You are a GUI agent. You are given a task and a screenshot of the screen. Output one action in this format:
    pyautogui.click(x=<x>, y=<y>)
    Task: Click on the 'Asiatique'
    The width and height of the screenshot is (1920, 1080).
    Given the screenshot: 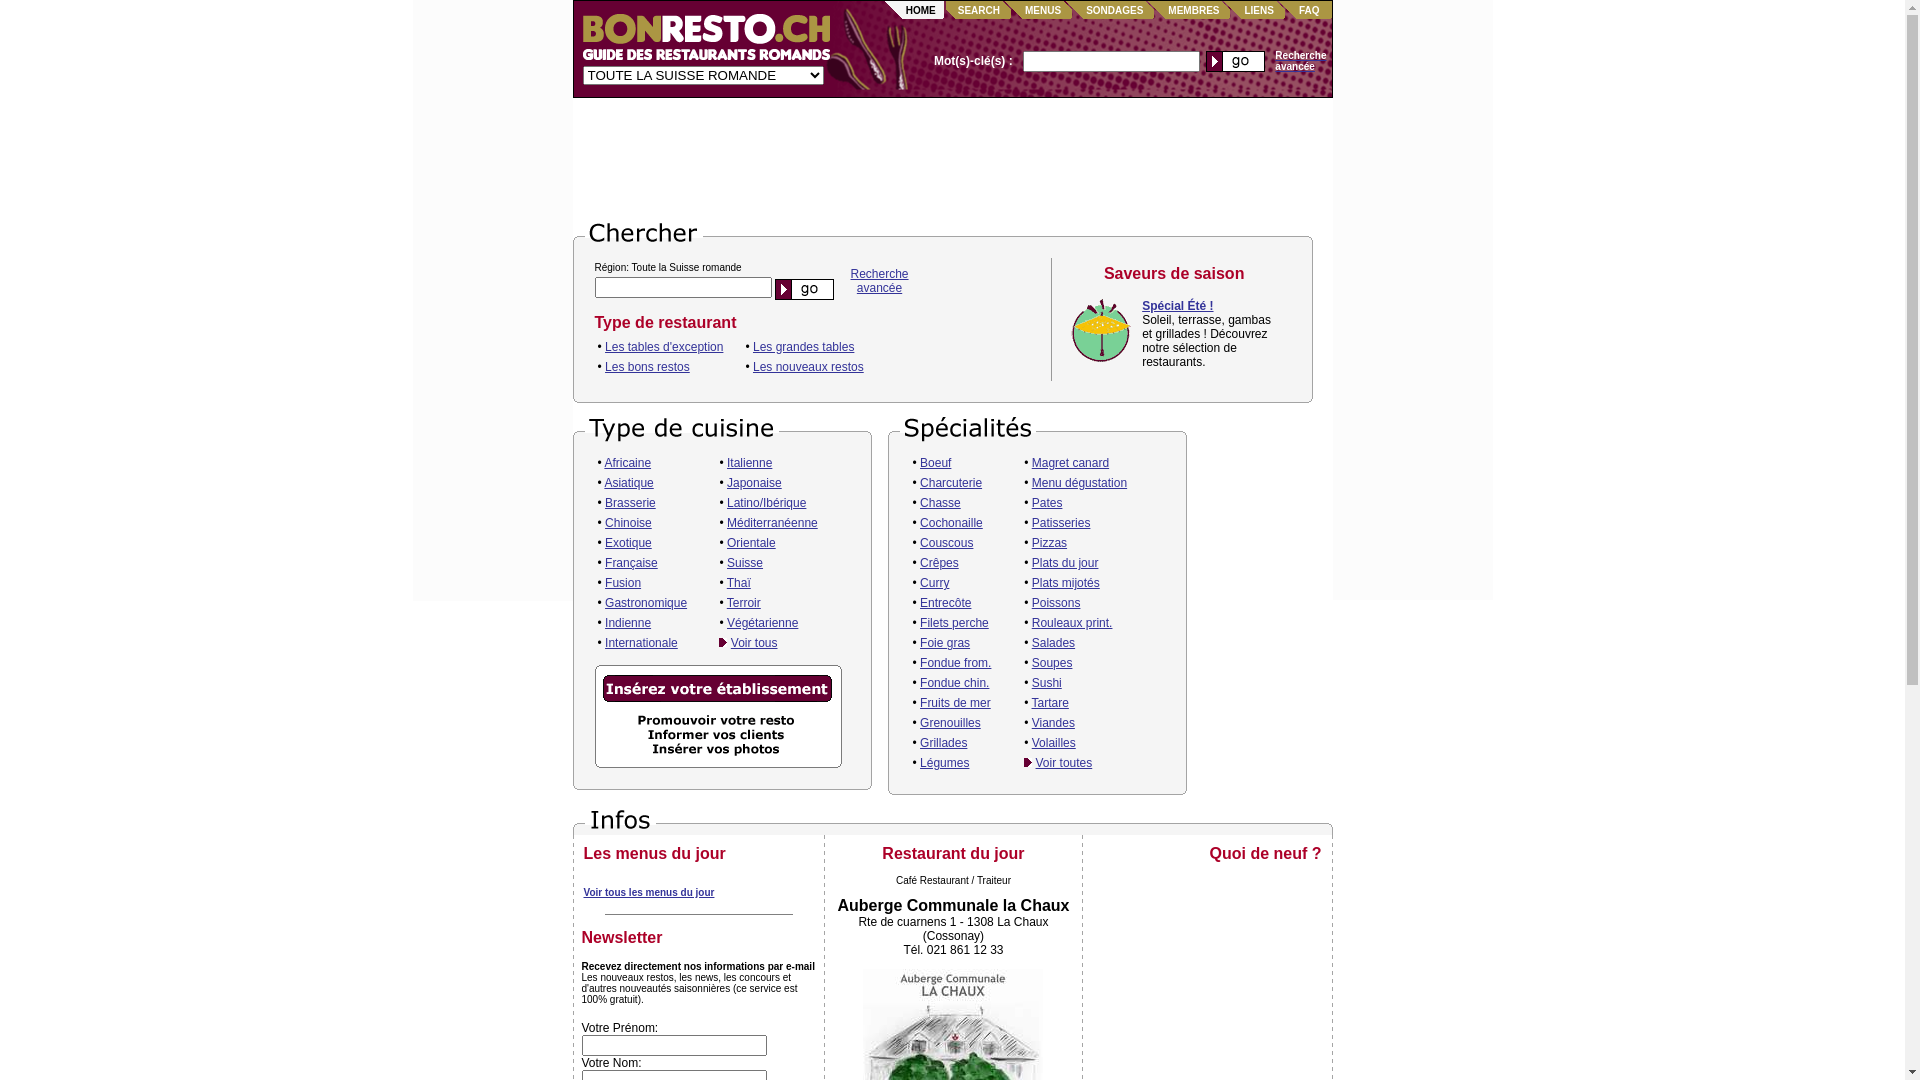 What is the action you would take?
    pyautogui.click(x=627, y=482)
    